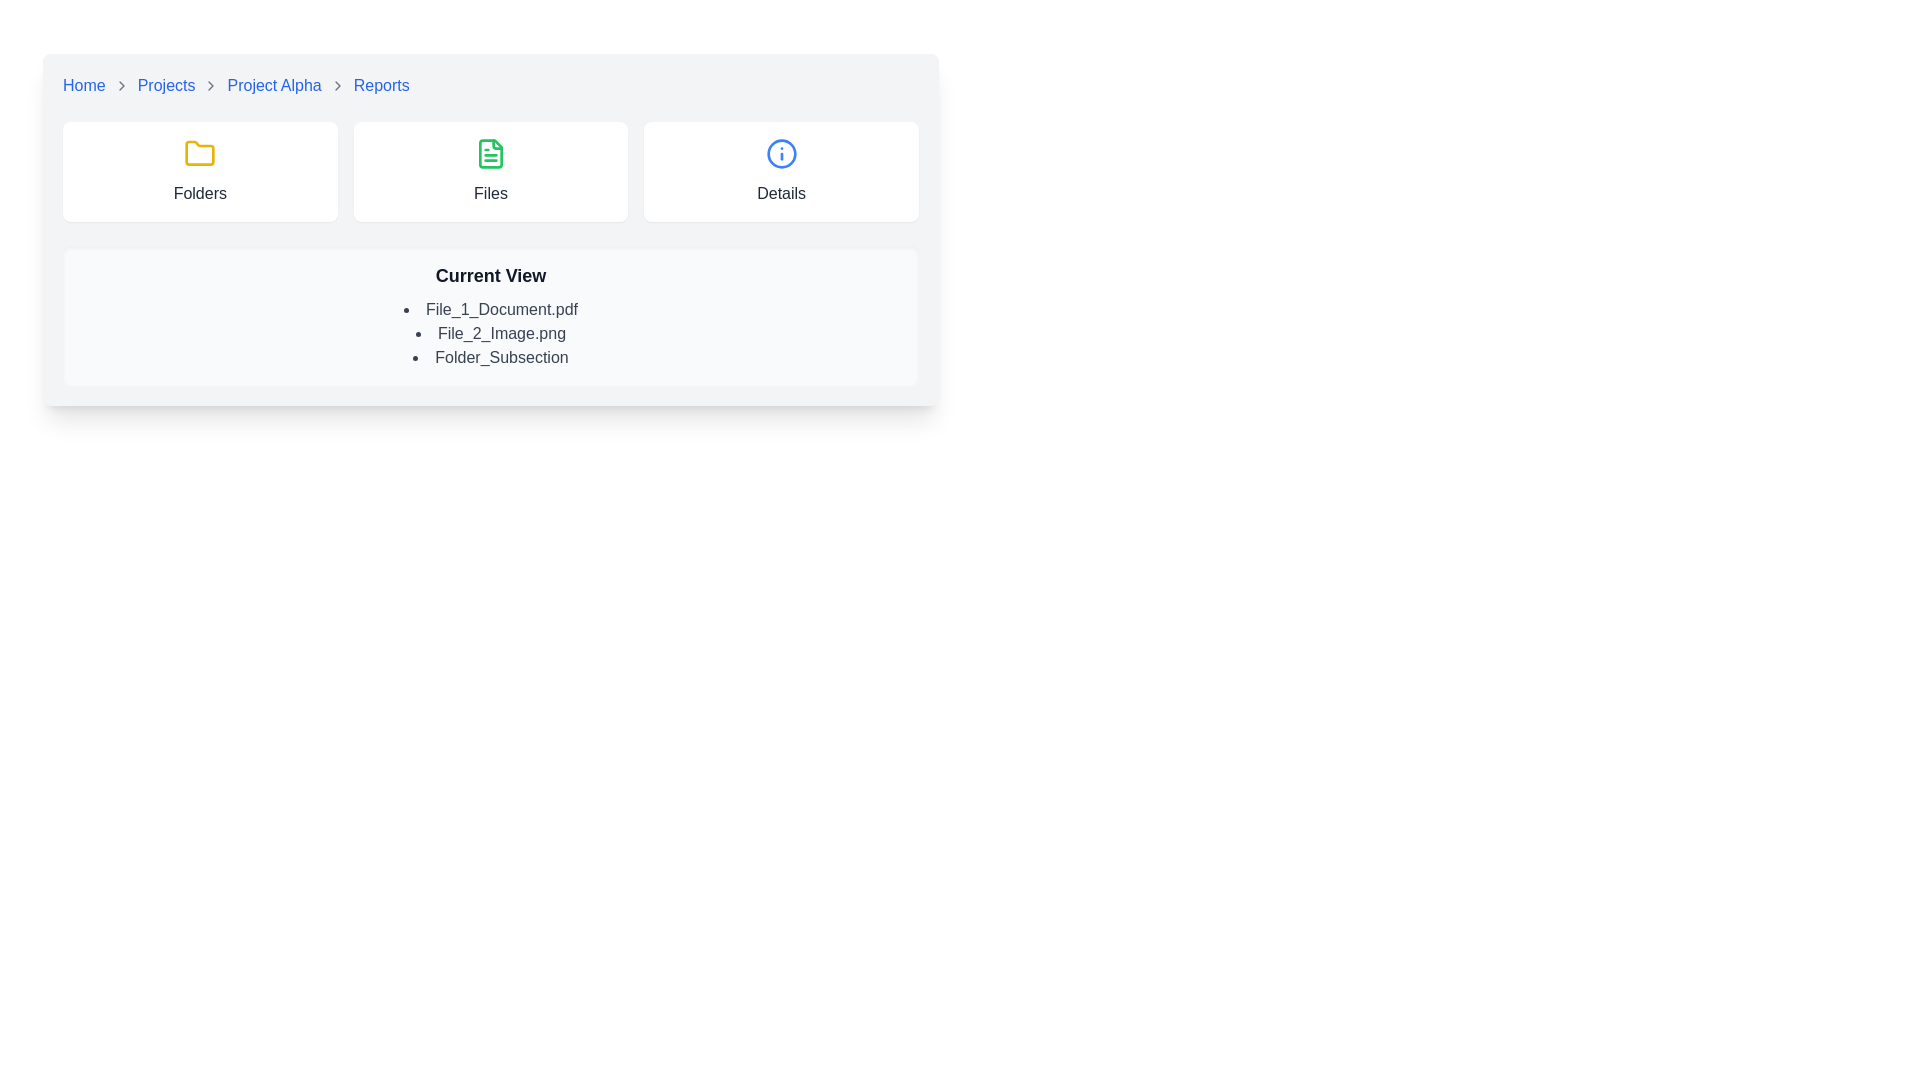  Describe the element at coordinates (381, 84) in the screenshot. I see `the 'Reports' hyperlink in the breadcrumb navigation bar to underline it` at that location.